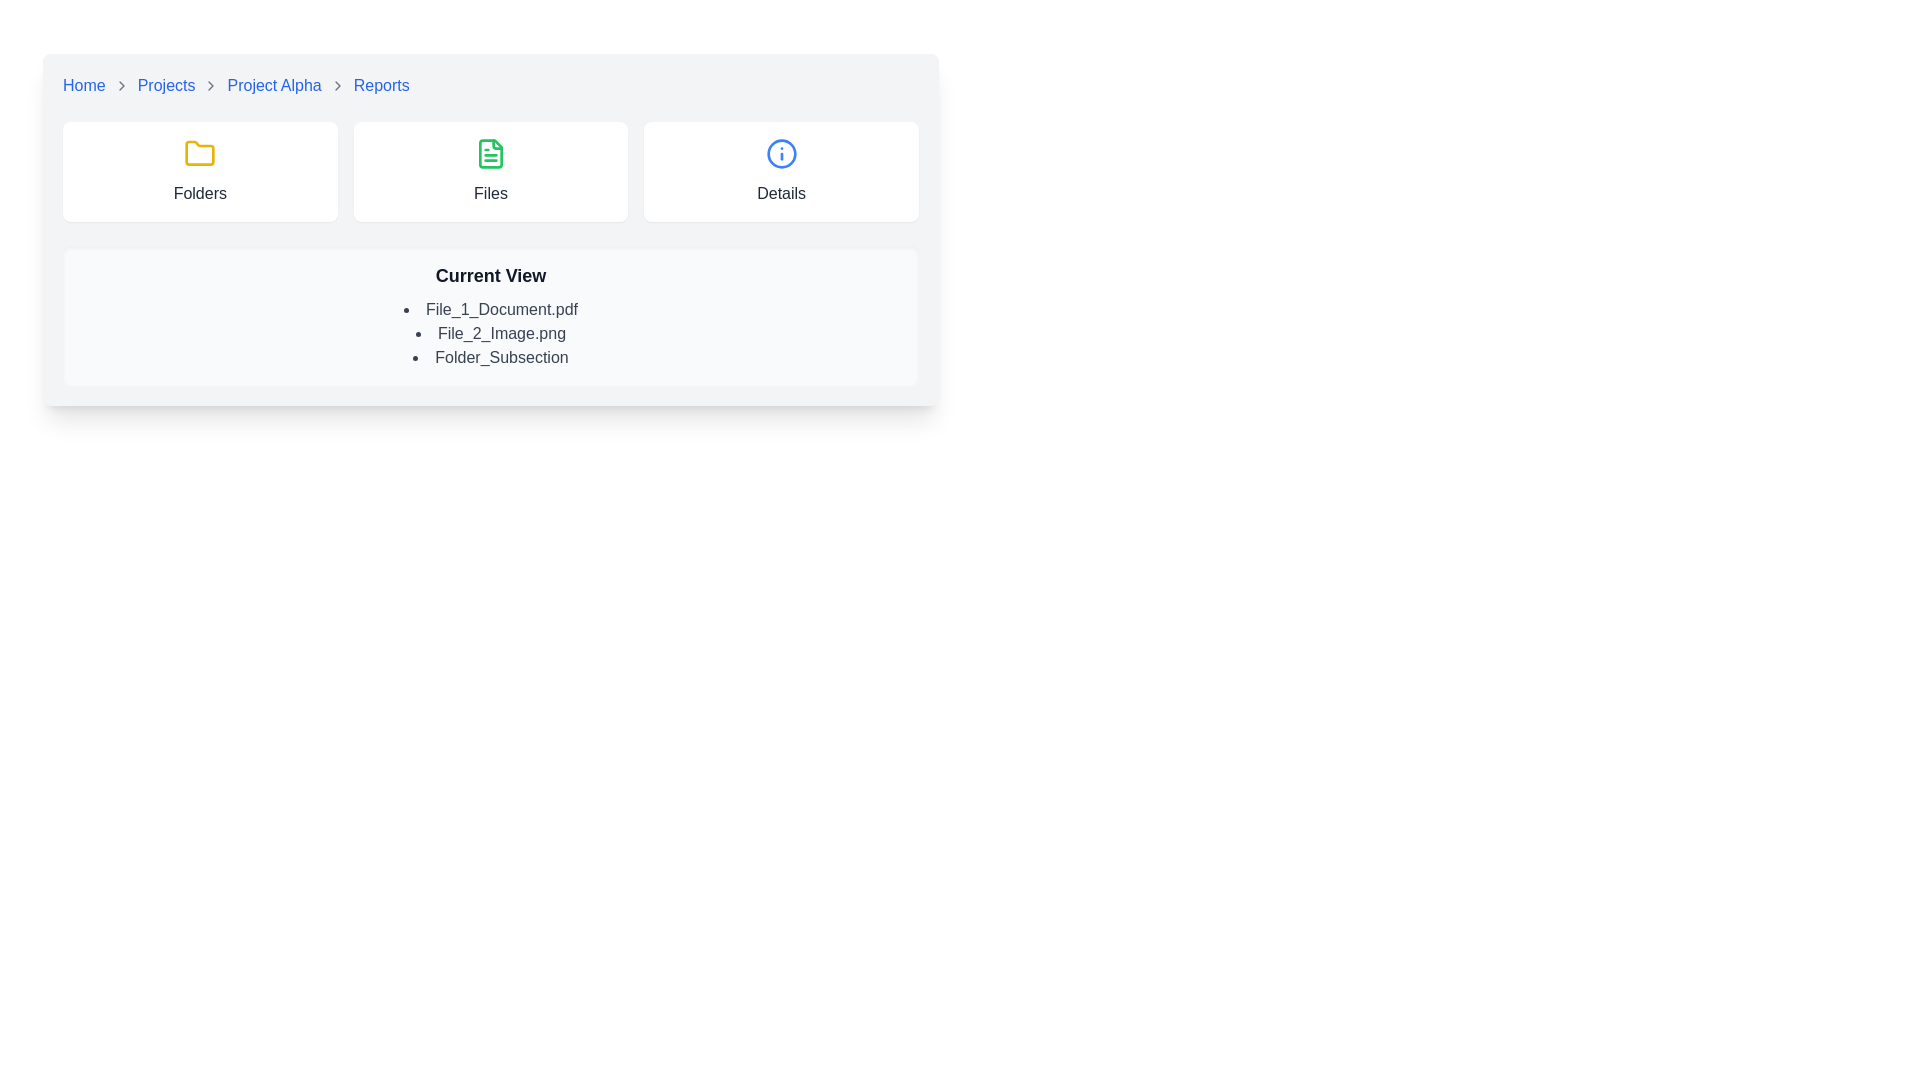  Describe the element at coordinates (381, 84) in the screenshot. I see `the 'Reports' hyperlink in the breadcrumb navigation bar to underline it` at that location.